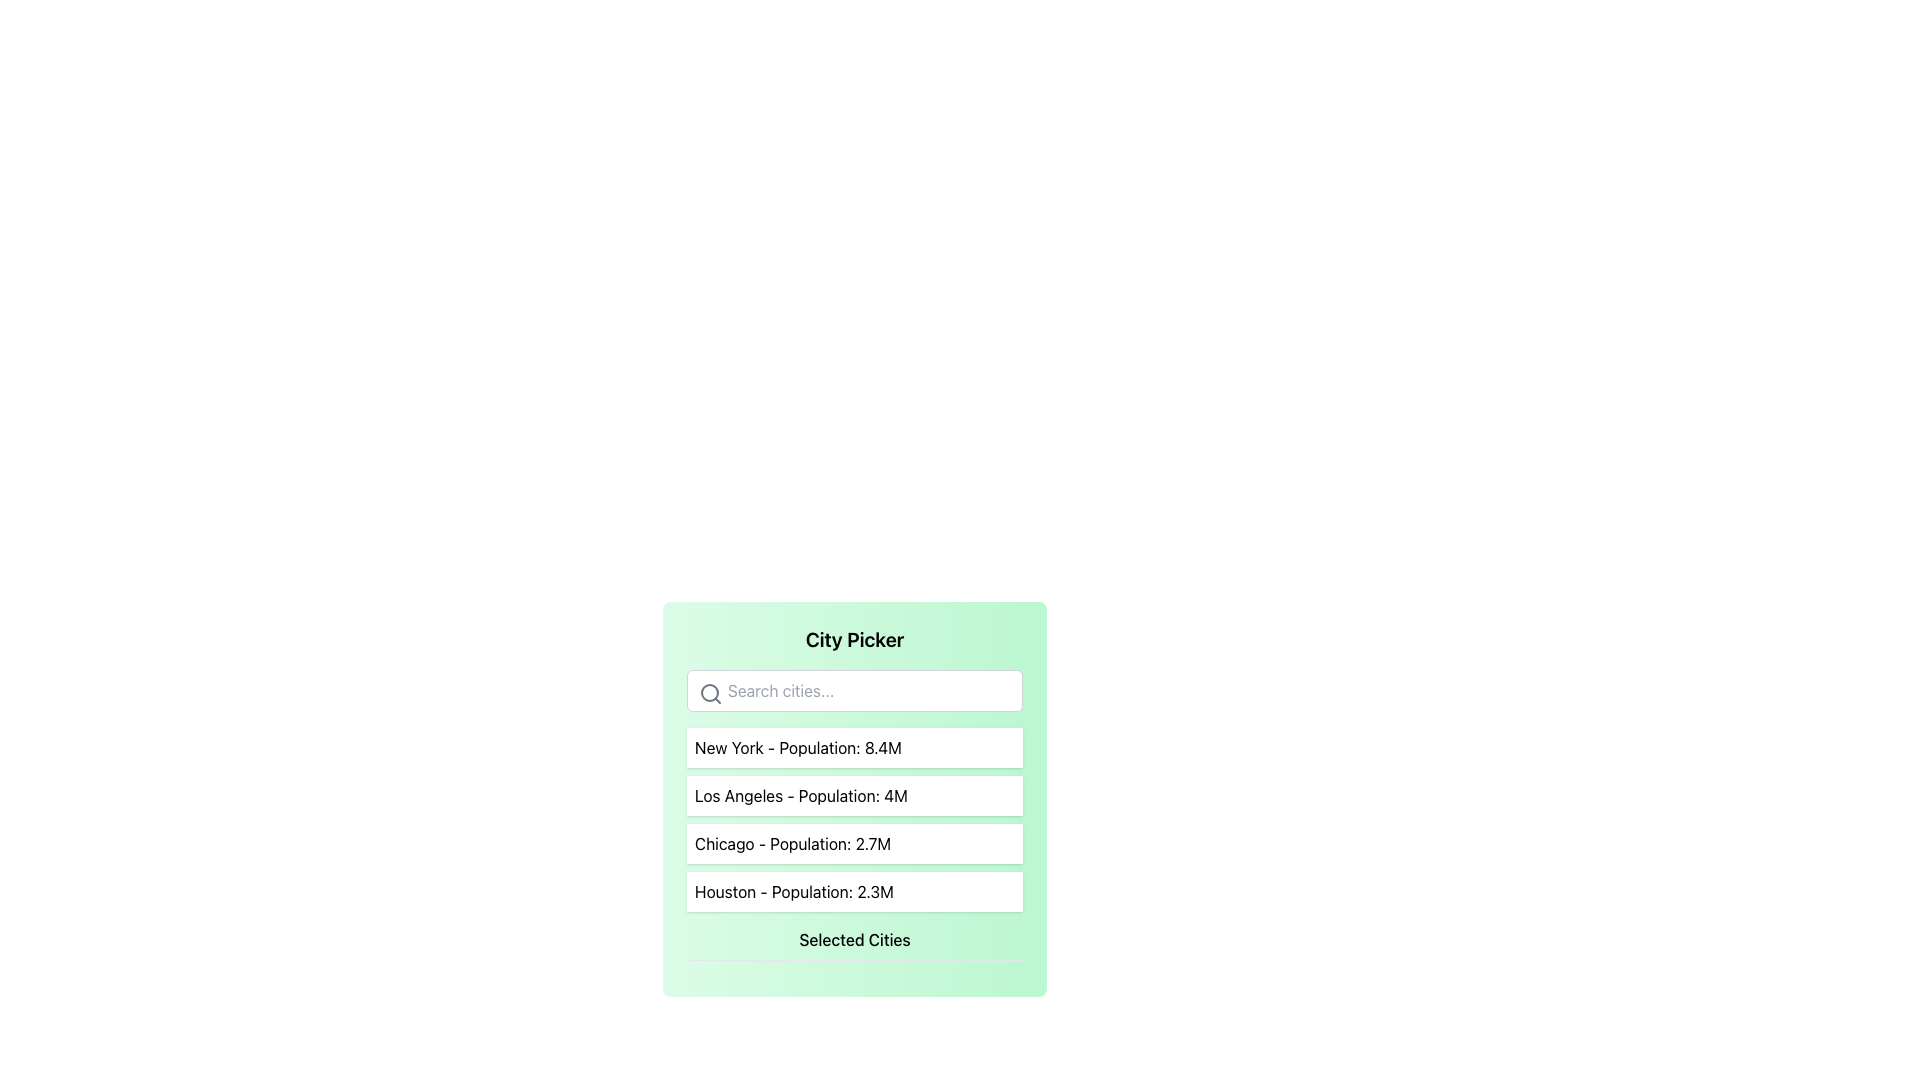 This screenshot has width=1920, height=1080. I want to click on the informational list item displaying 'New York' and its population, so click(854, 748).